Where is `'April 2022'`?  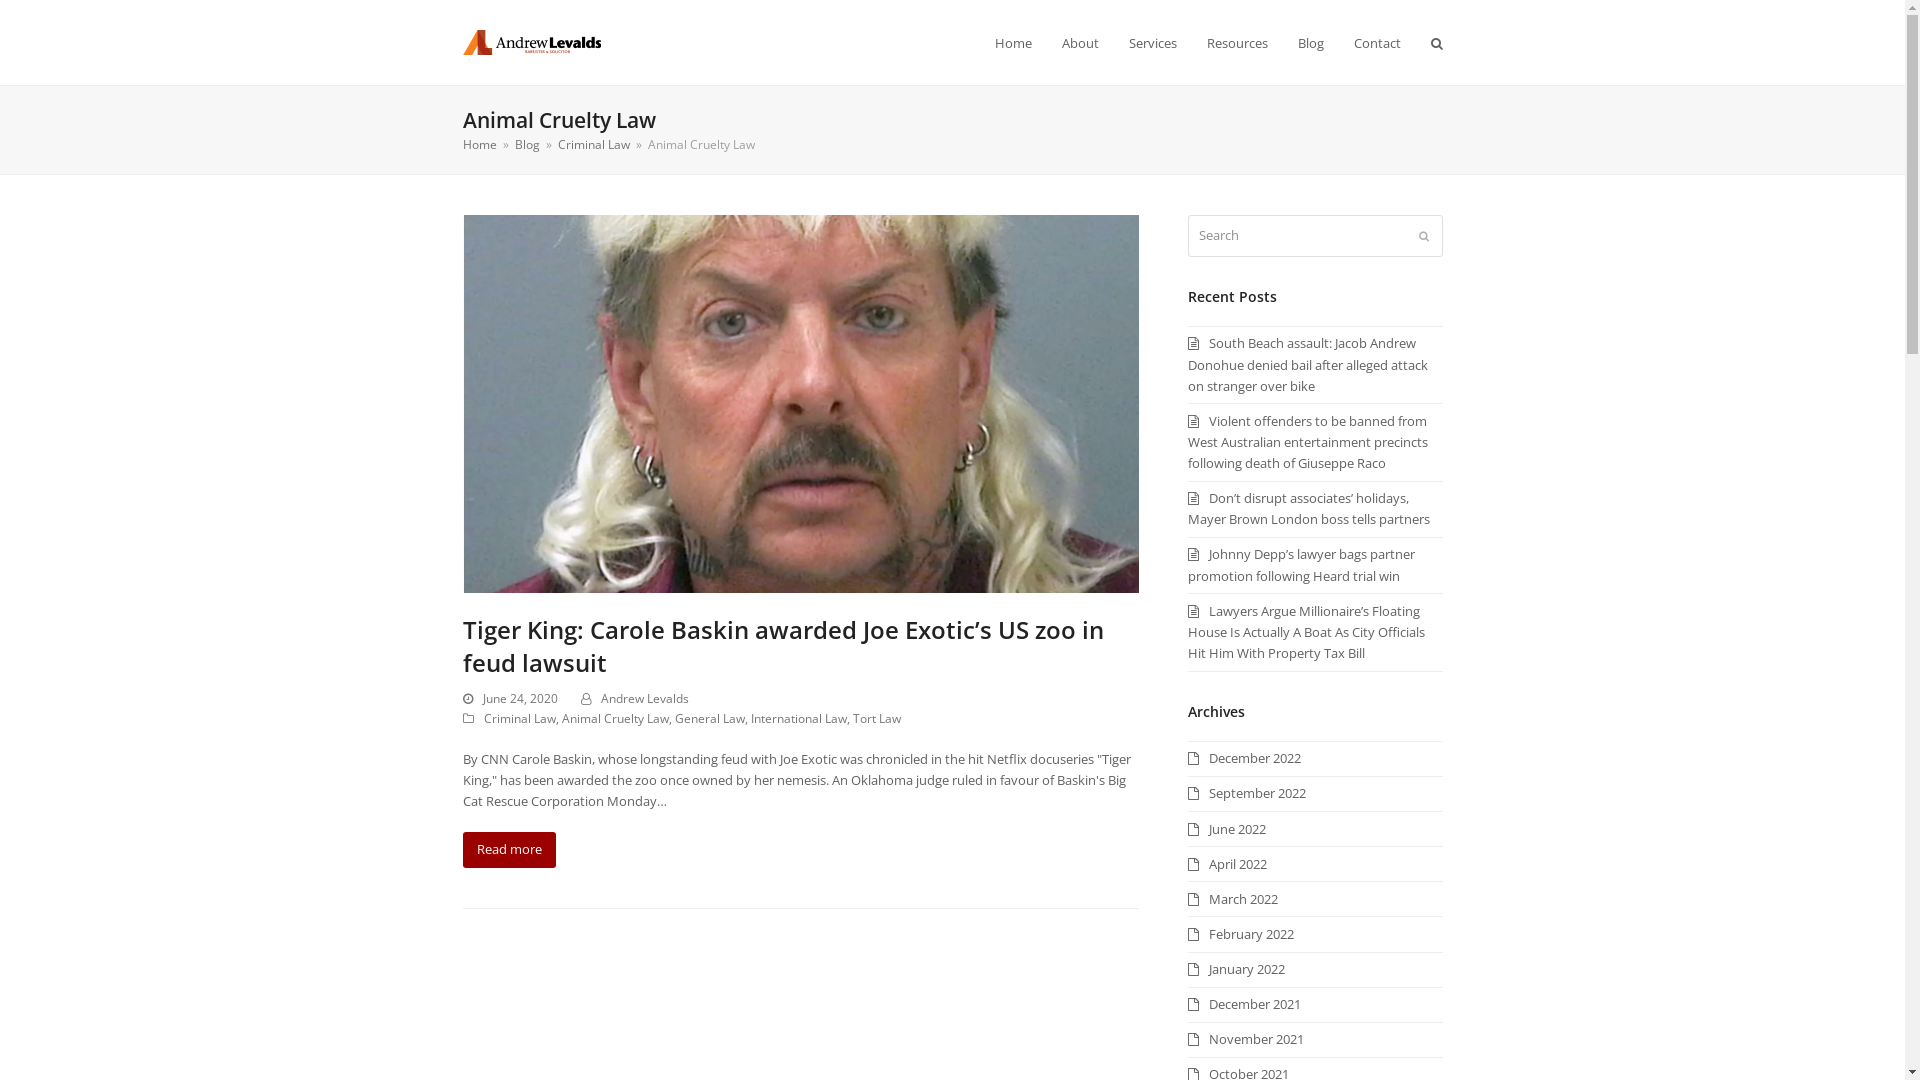 'April 2022' is located at coordinates (1226, 863).